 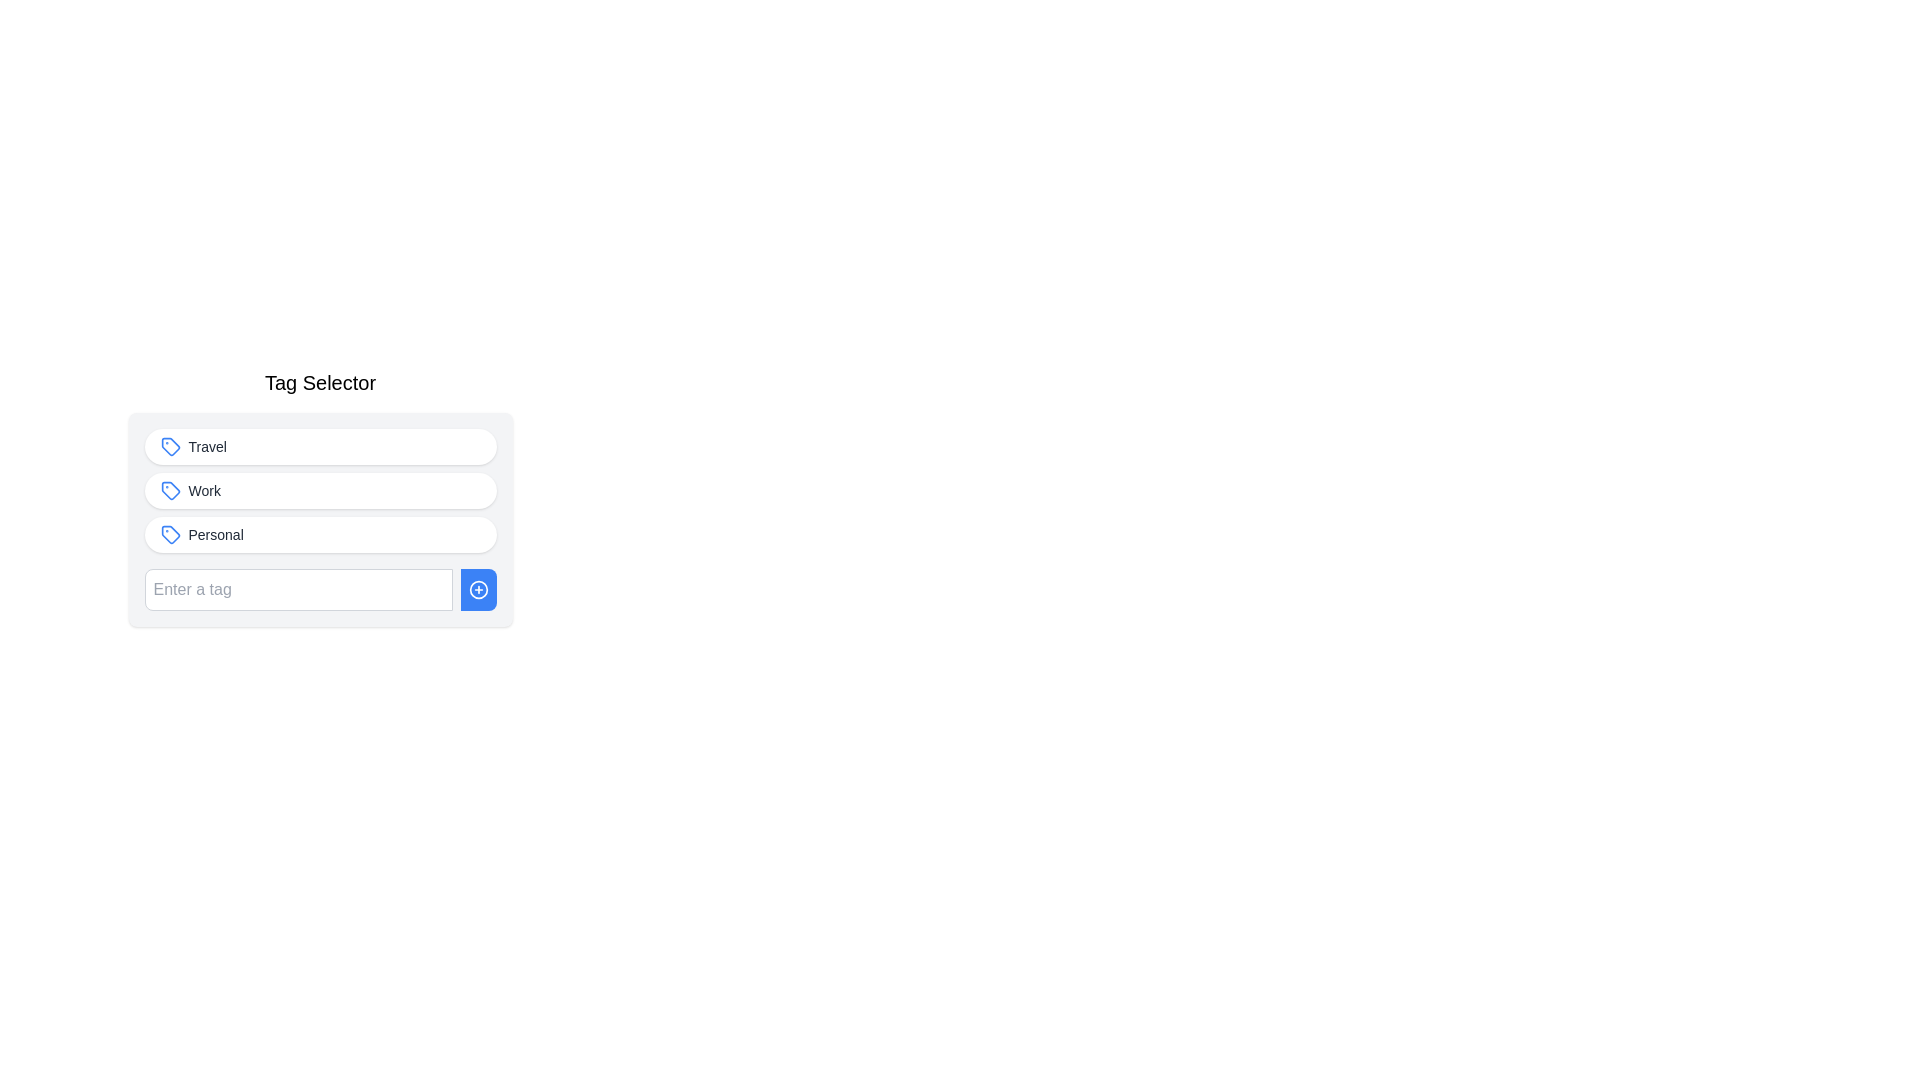 I want to click on the 'Work' label button, which is the second button in a vertical list of three buttons, so click(x=204, y=490).